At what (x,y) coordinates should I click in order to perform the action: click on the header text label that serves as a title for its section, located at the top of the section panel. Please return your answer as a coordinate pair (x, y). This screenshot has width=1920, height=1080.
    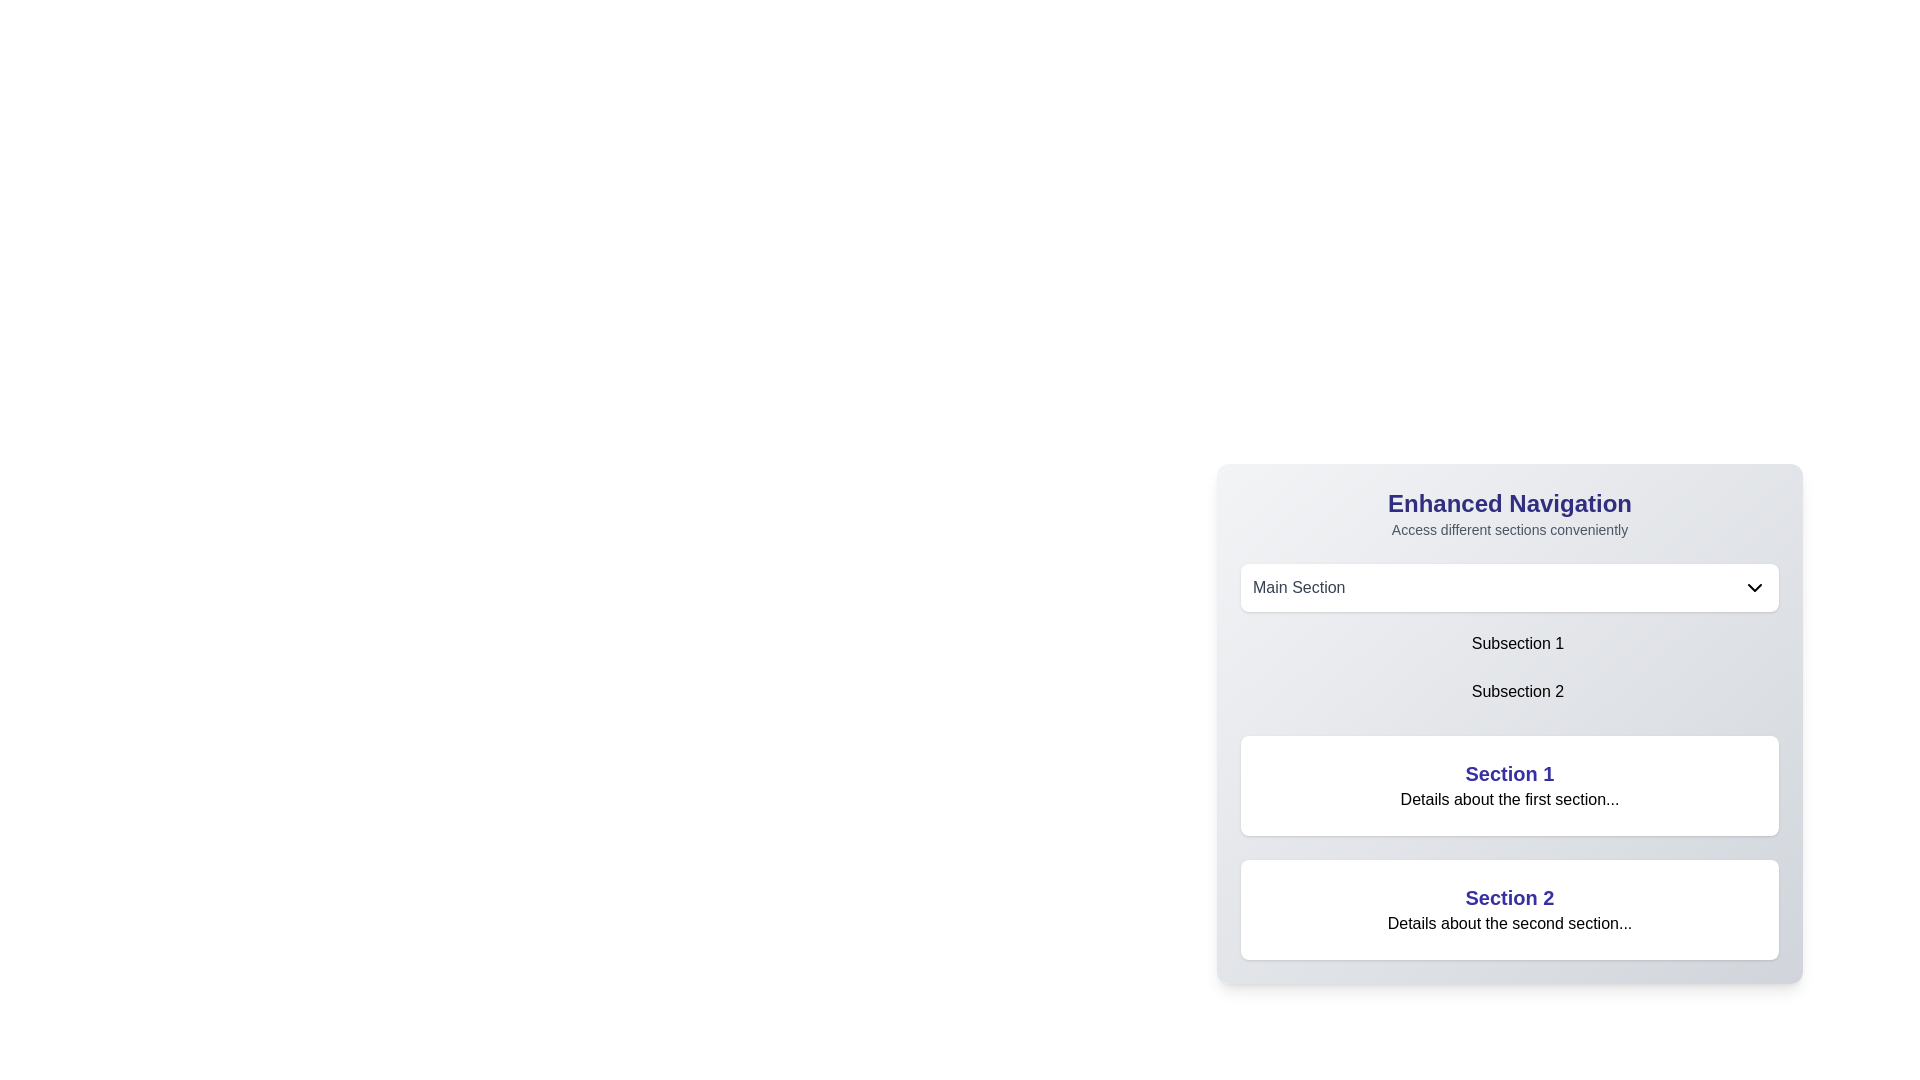
    Looking at the image, I should click on (1510, 773).